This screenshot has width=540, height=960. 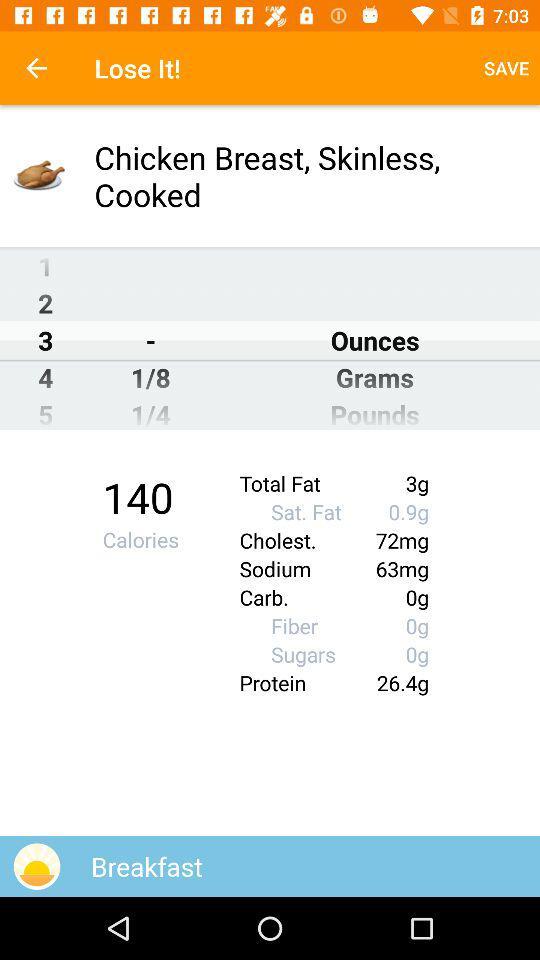 I want to click on item to the right of lose it! icon, so click(x=505, y=68).